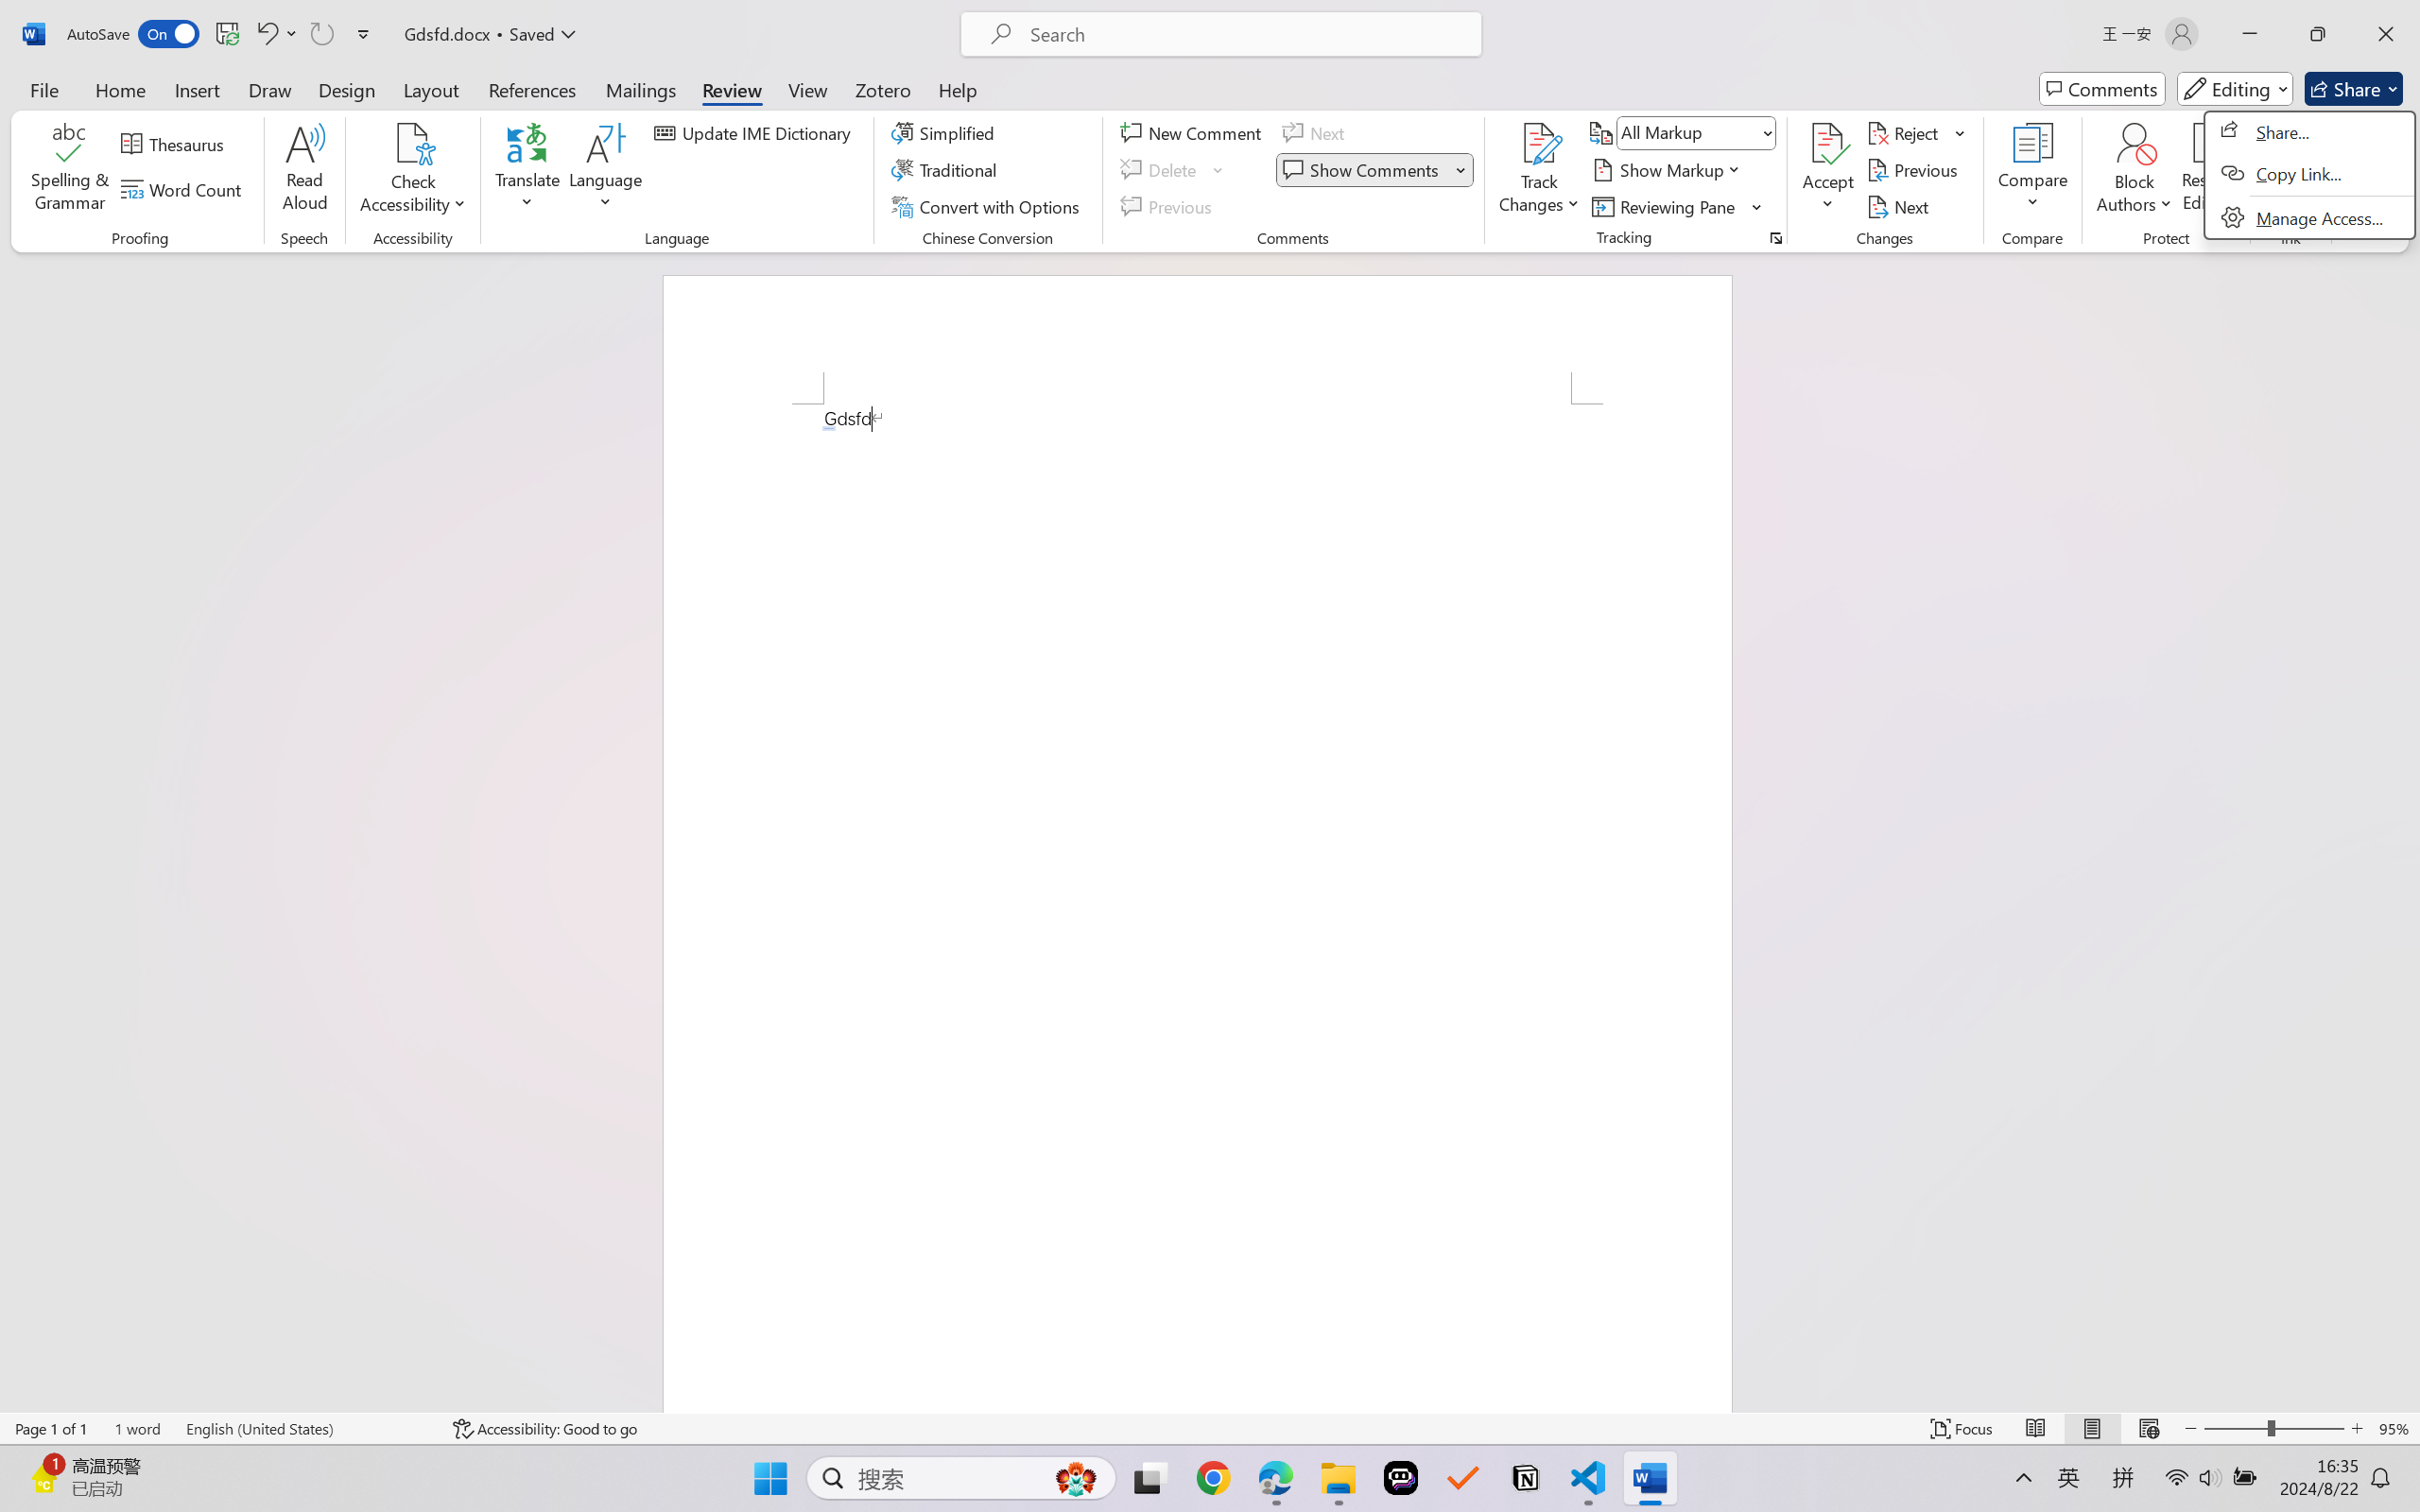 The height and width of the screenshot is (1512, 2420). I want to click on 'Thesaurus...', so click(176, 144).